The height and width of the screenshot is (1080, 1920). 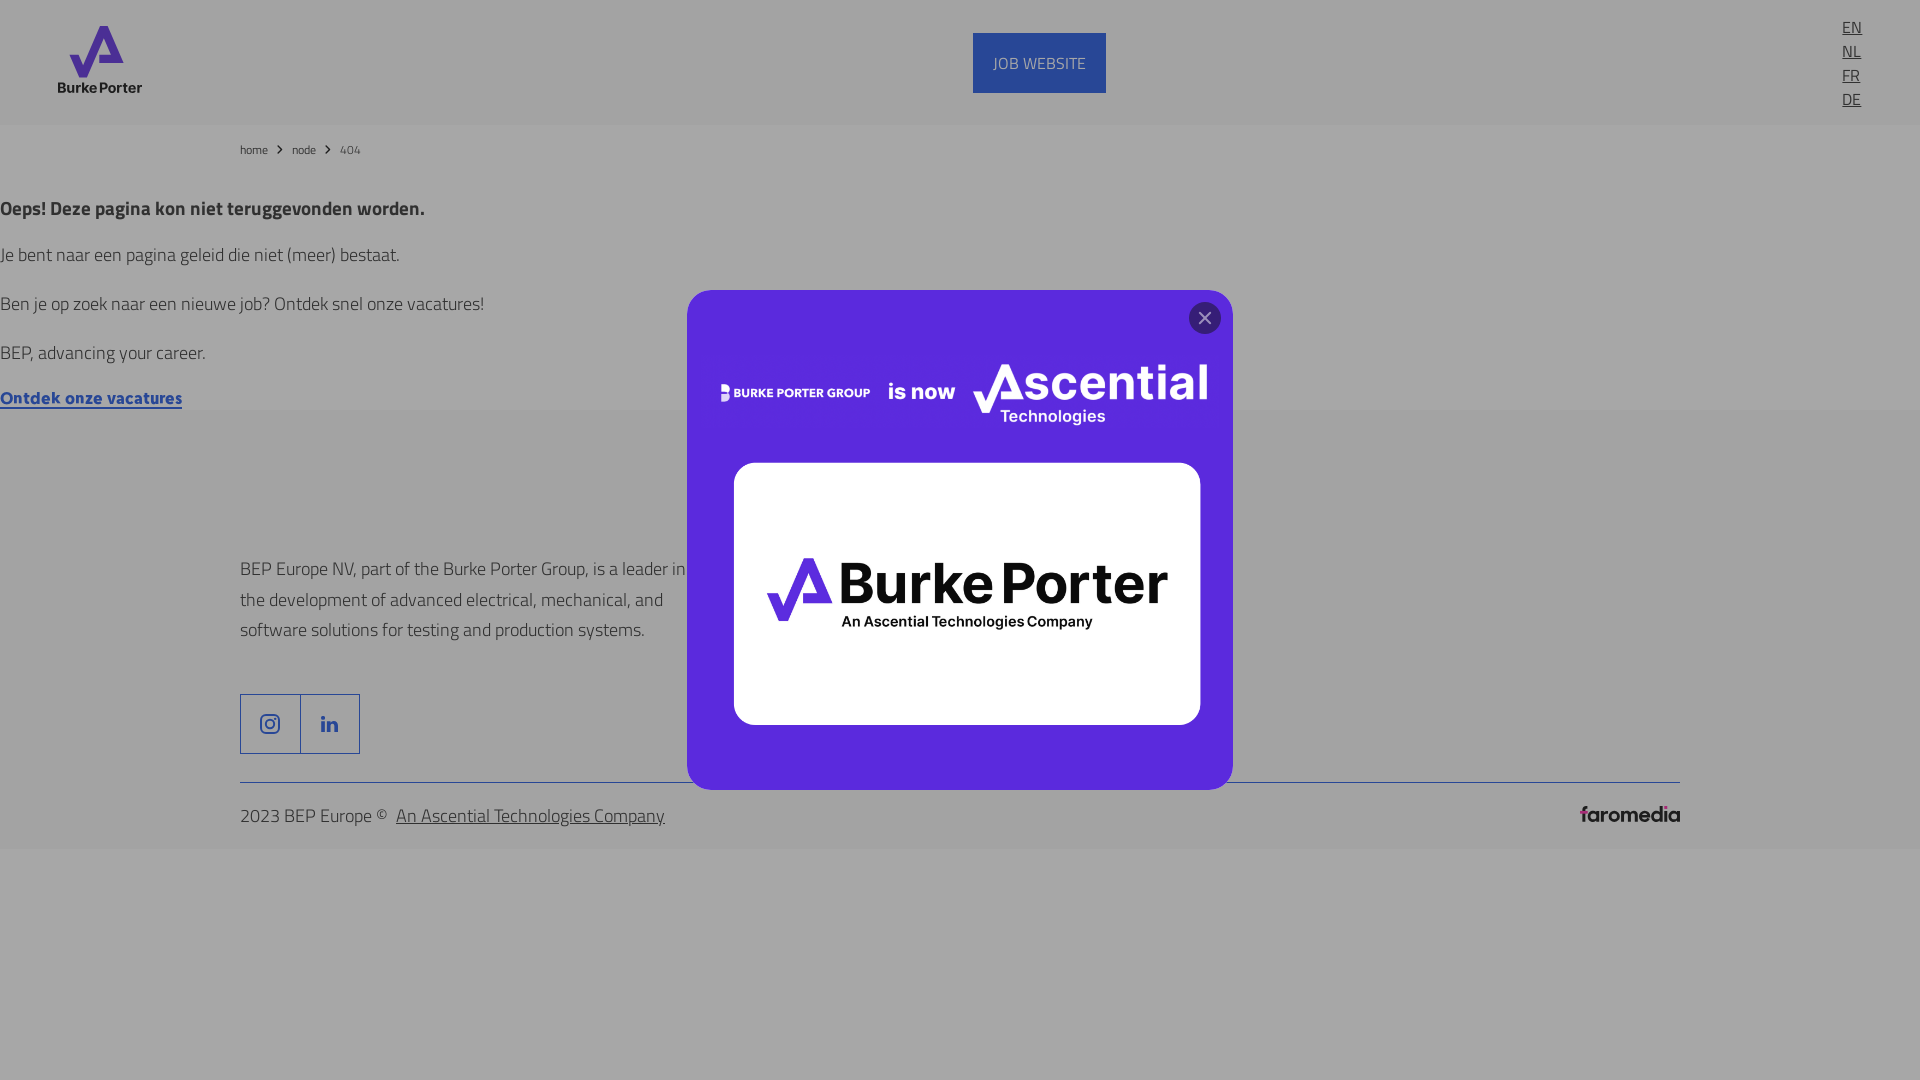 What do you see at coordinates (330, 724) in the screenshot?
I see `'F'` at bounding box center [330, 724].